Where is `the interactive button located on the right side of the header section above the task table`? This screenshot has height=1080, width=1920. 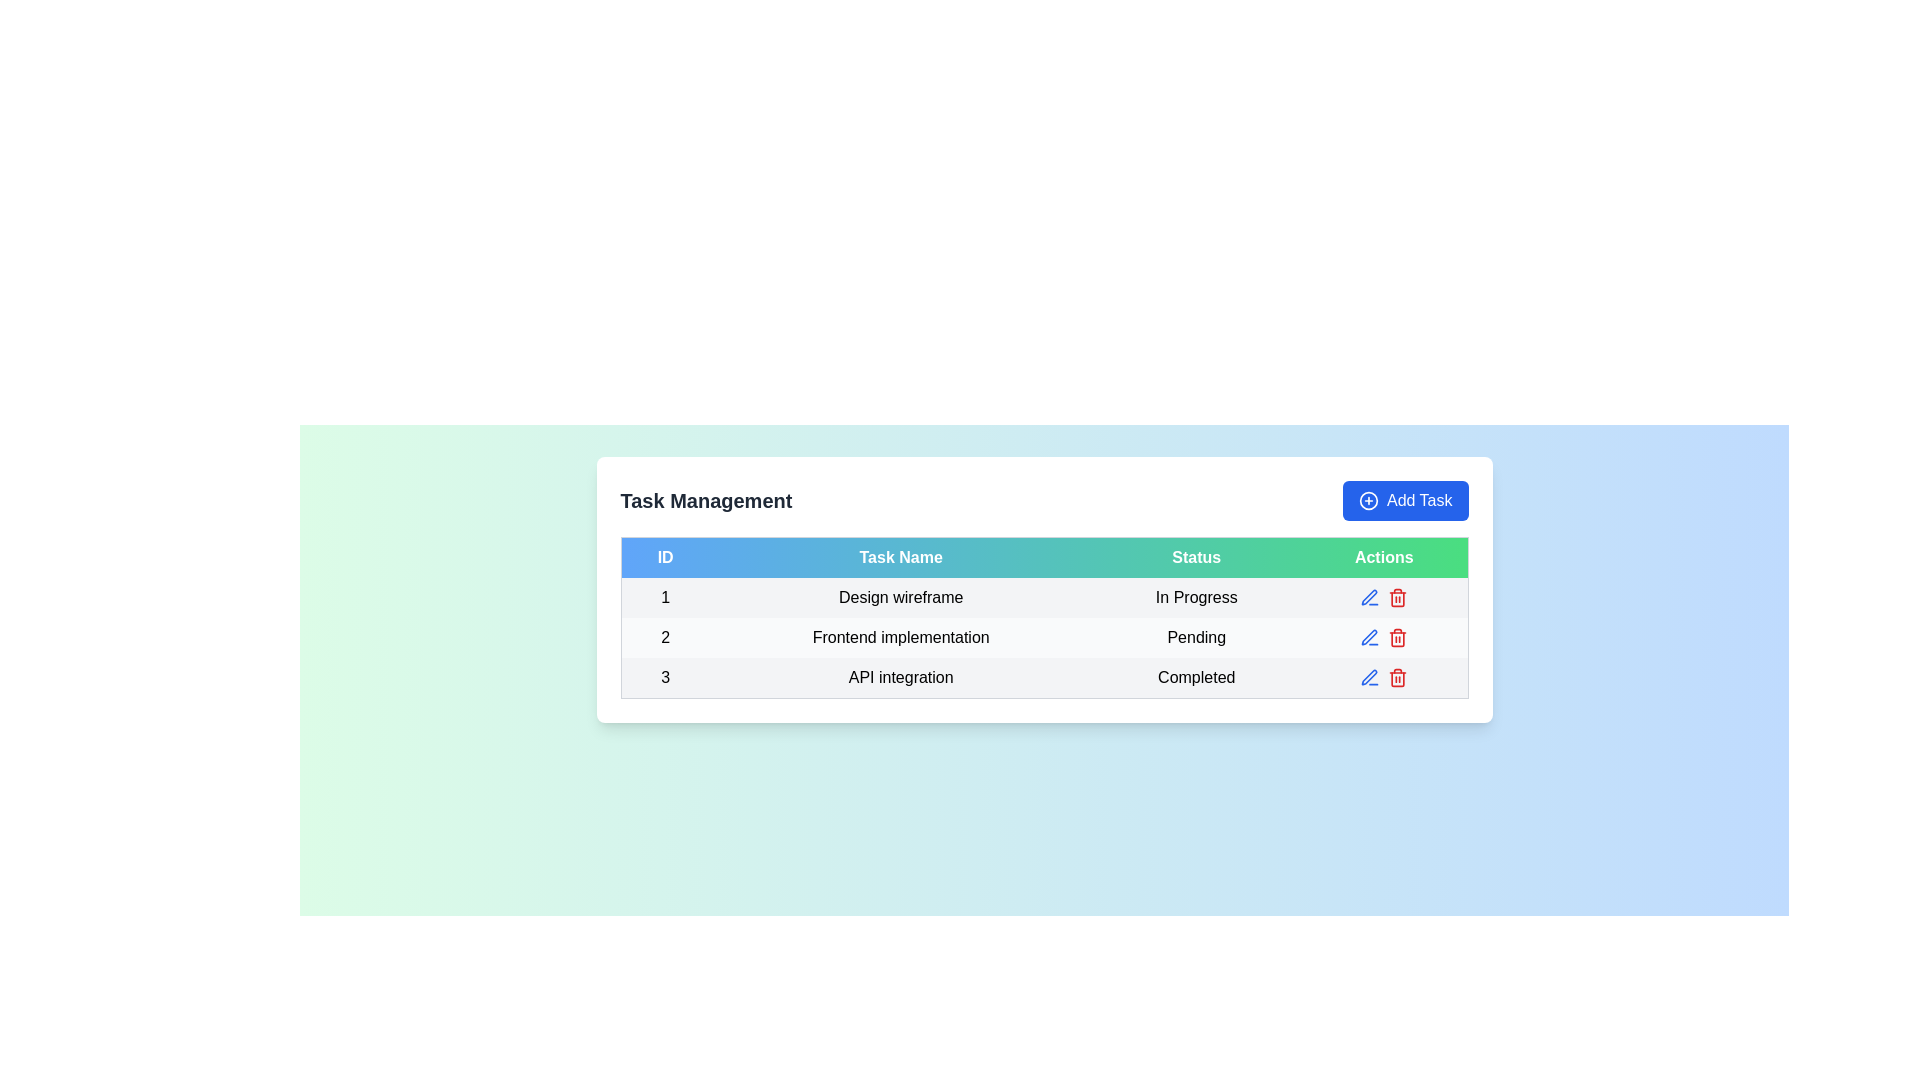 the interactive button located on the right side of the header section above the task table is located at coordinates (1404, 500).